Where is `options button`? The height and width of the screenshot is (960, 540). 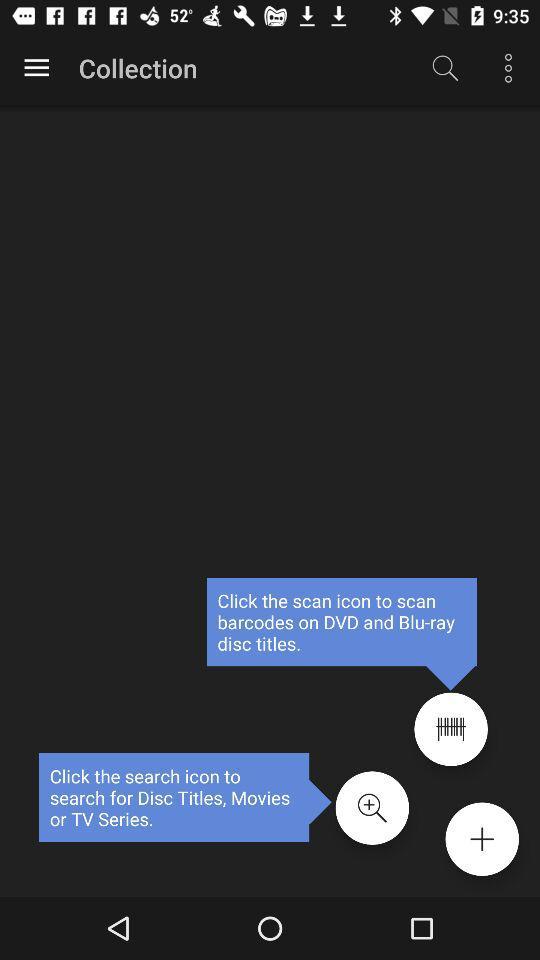 options button is located at coordinates (36, 68).